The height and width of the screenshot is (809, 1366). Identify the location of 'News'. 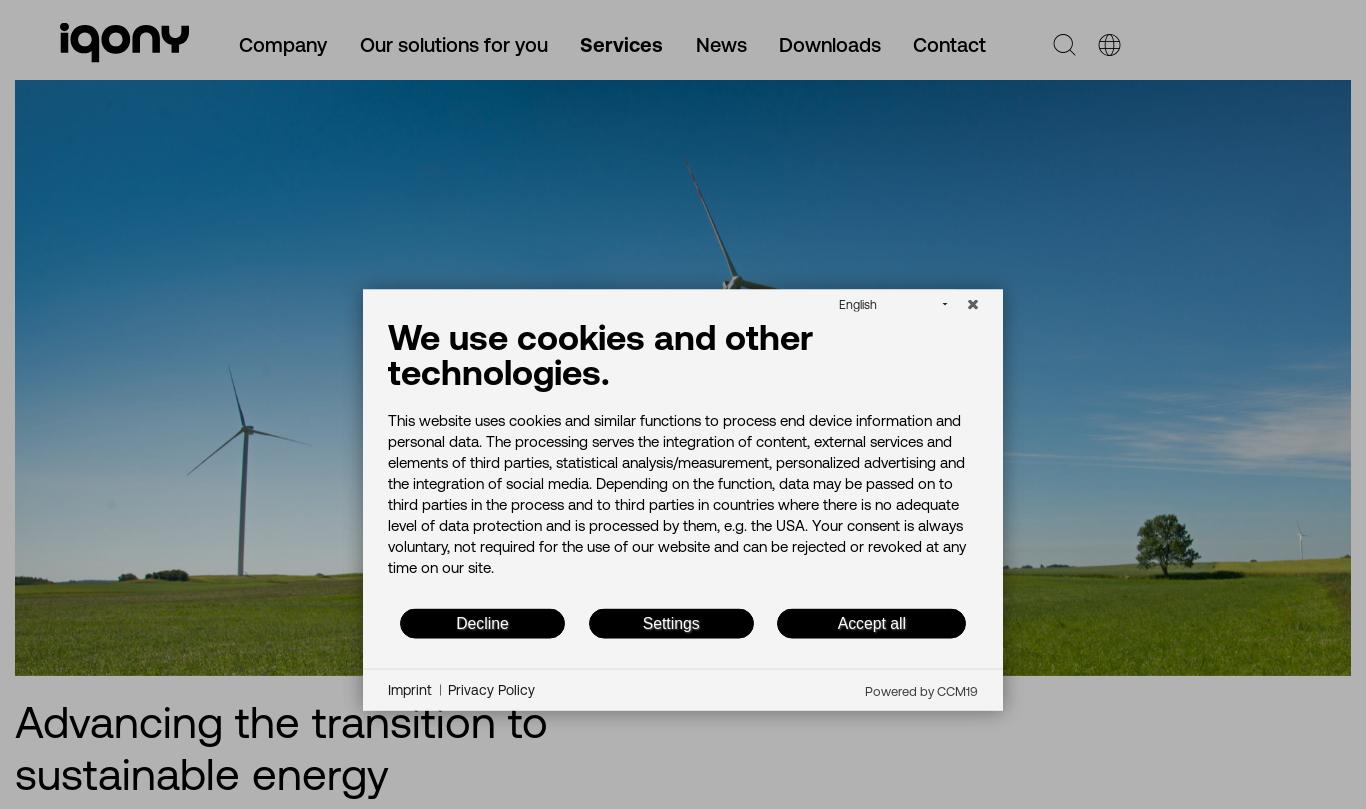
(720, 43).